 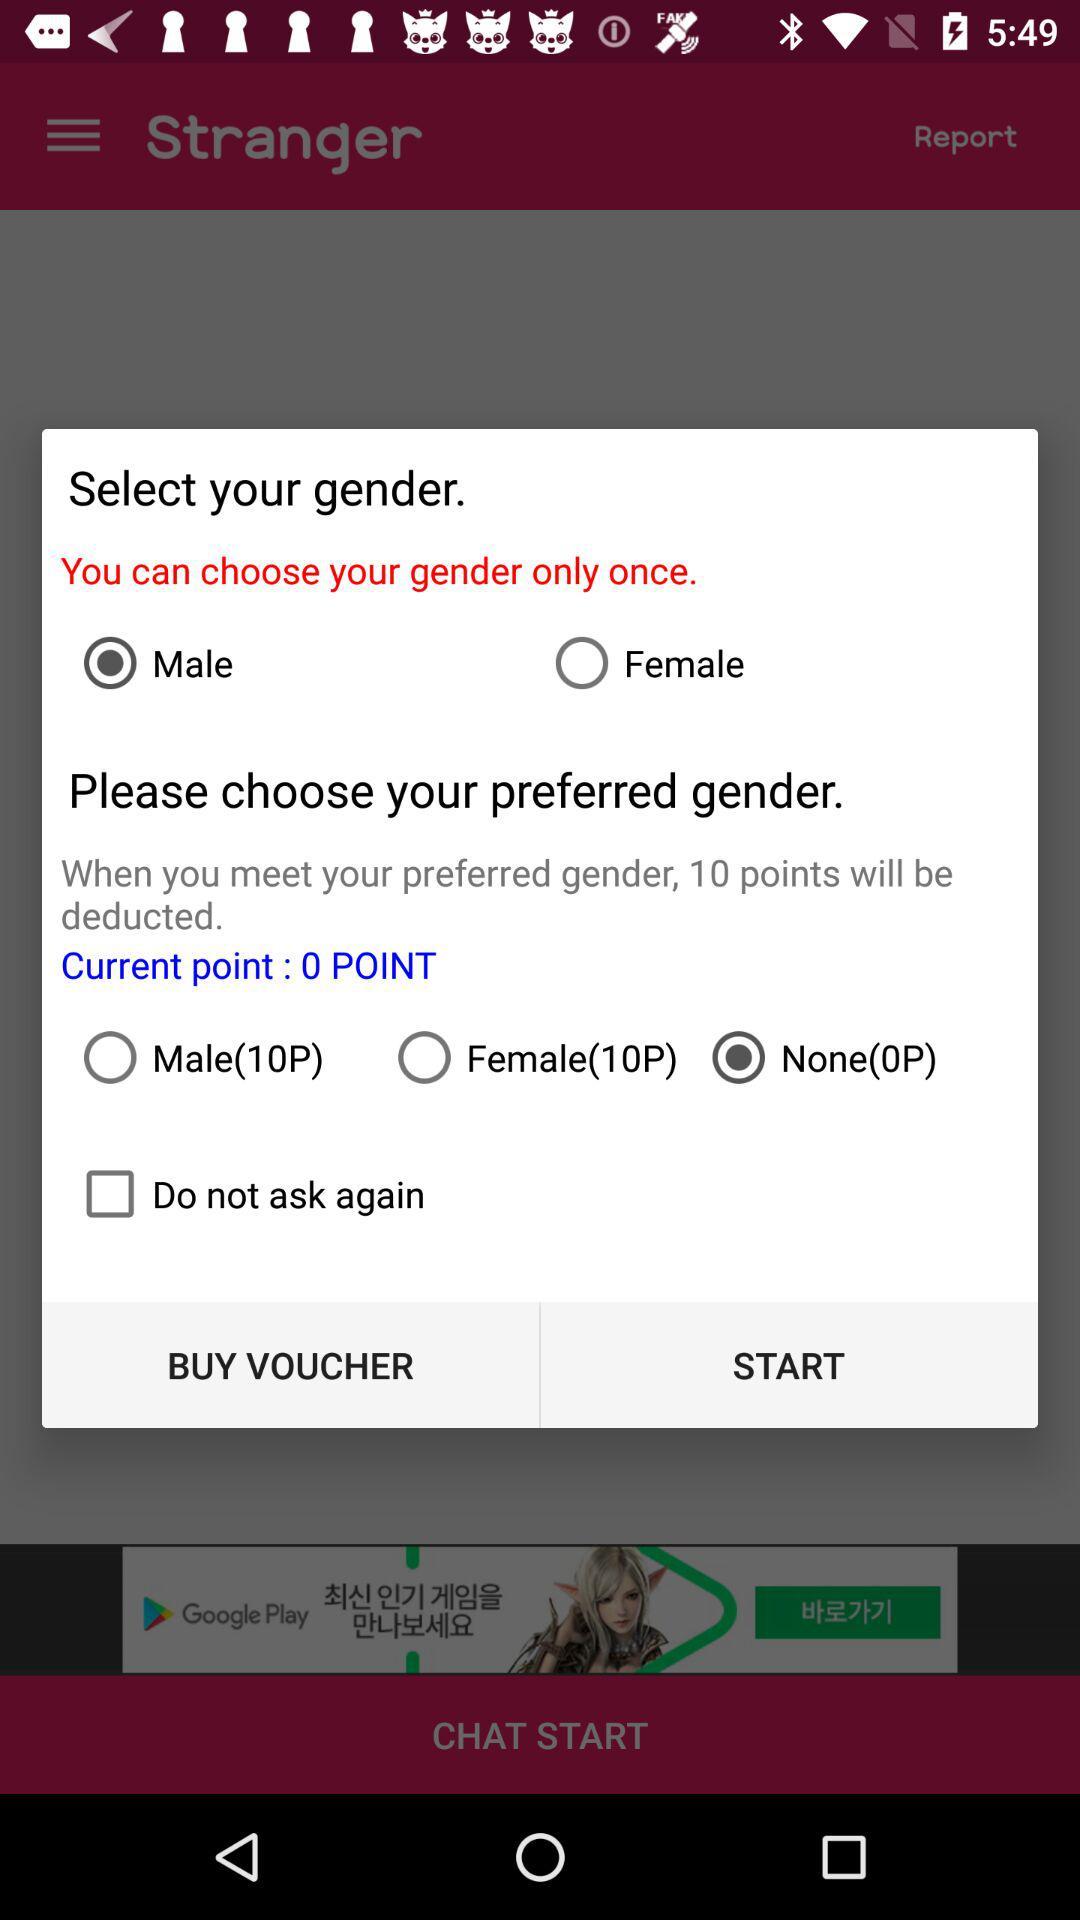 What do you see at coordinates (245, 1194) in the screenshot?
I see `the do not ask item` at bounding box center [245, 1194].